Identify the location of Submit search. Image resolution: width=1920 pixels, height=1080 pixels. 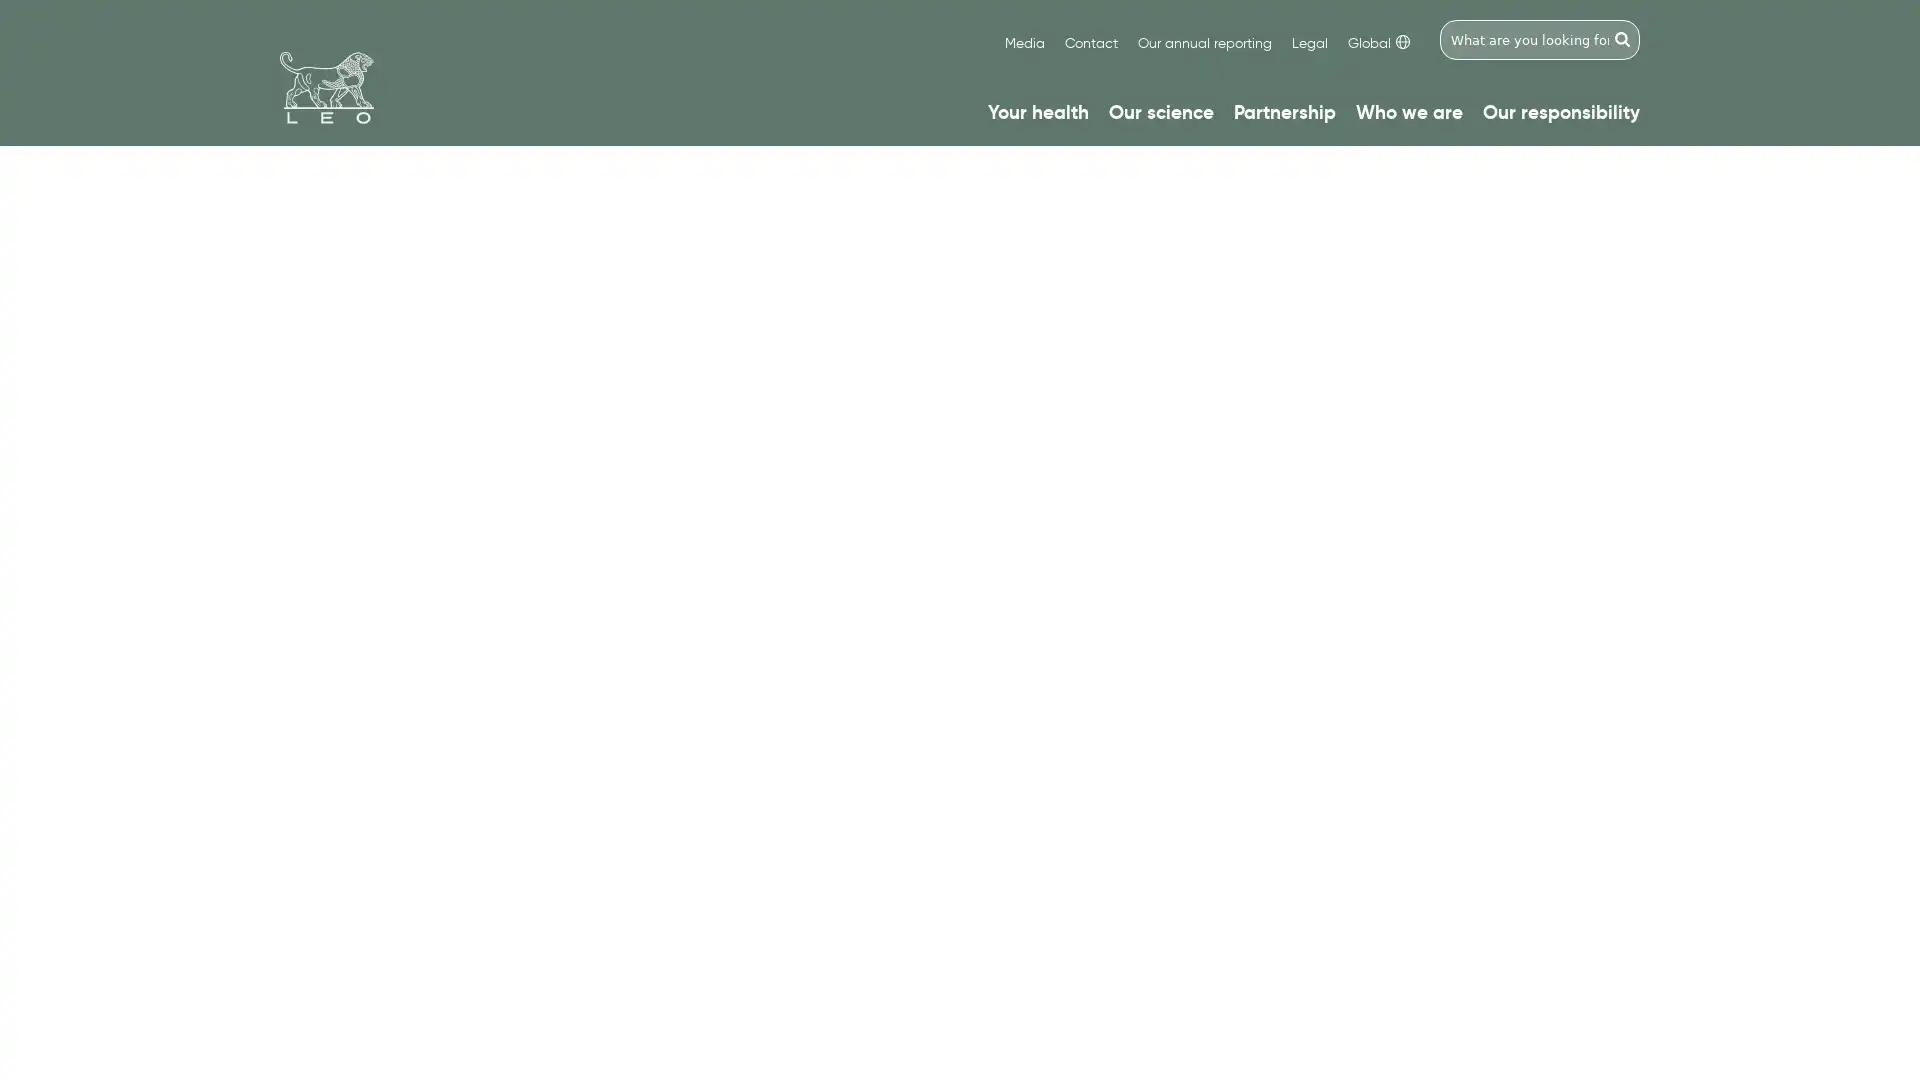
(1622, 39).